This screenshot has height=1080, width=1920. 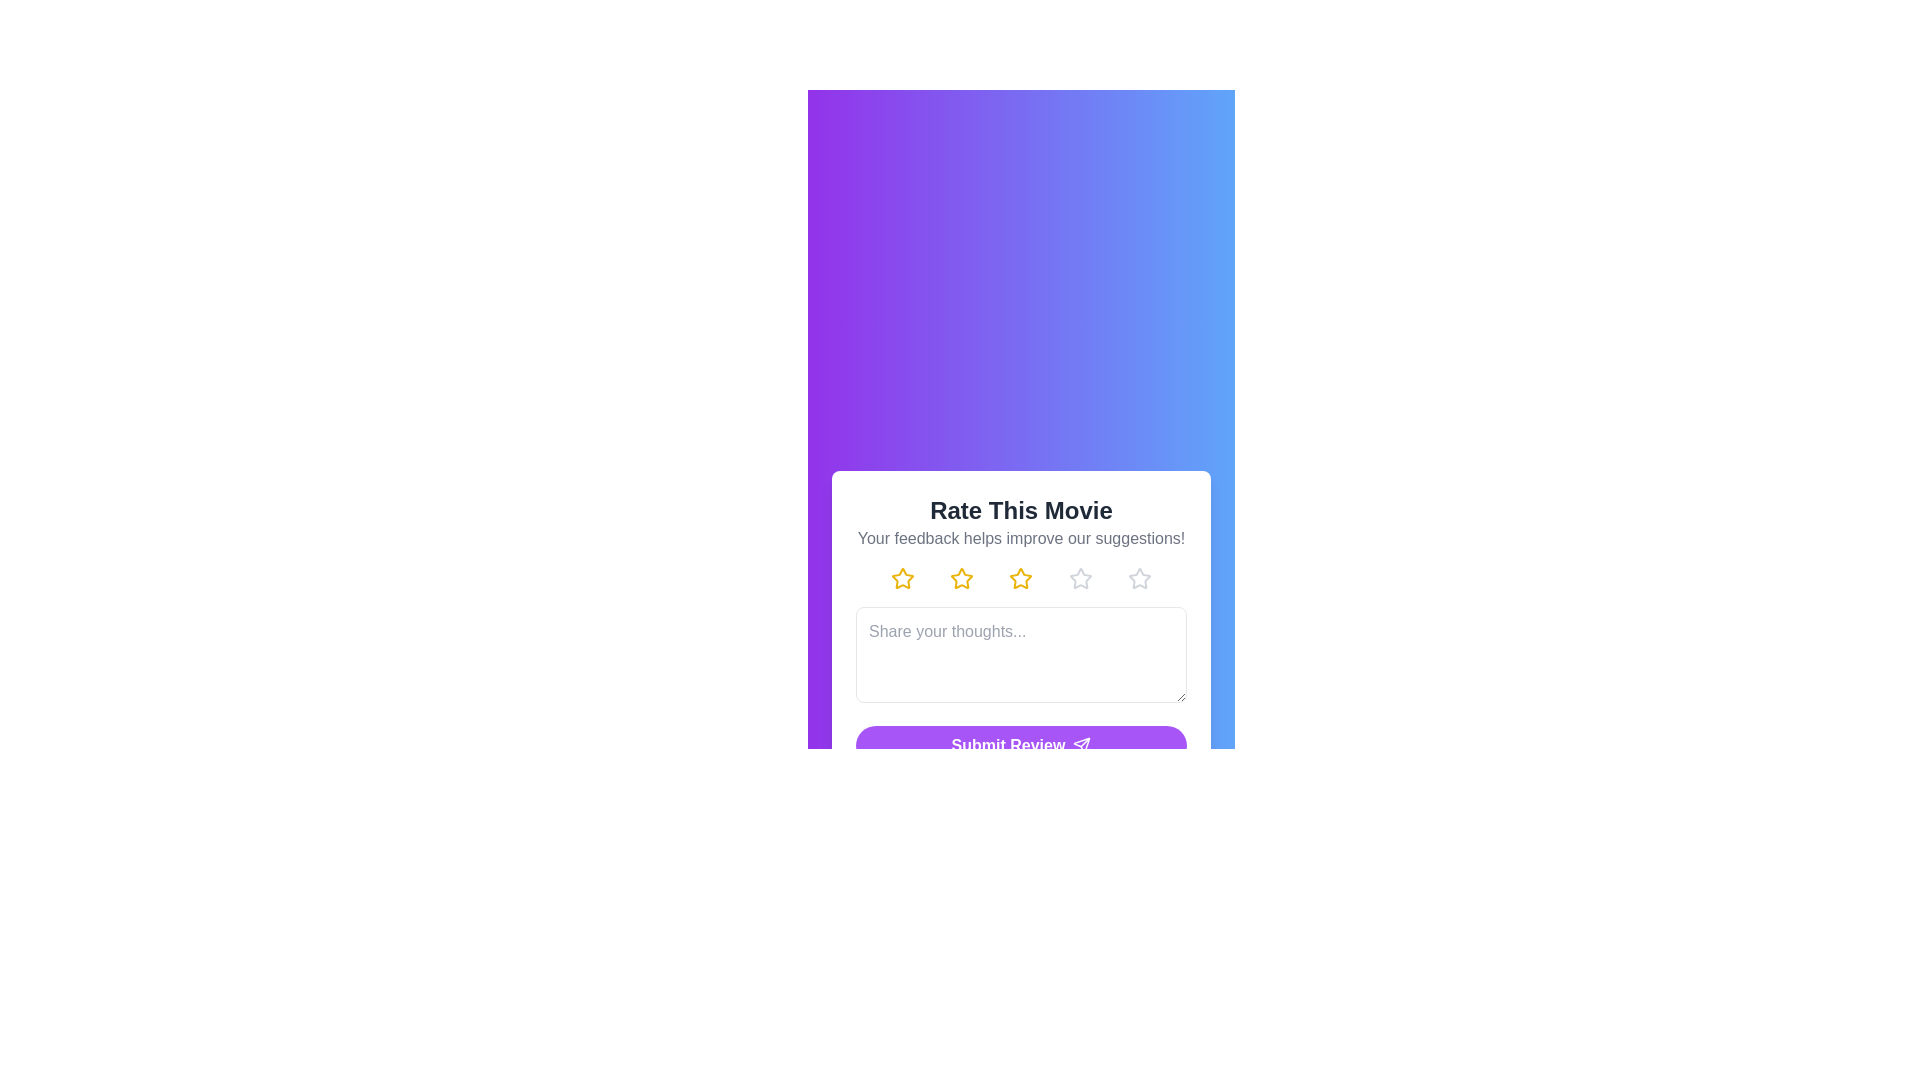 I want to click on the static text display element that shows 'Your feedback helps improve our suggestions!' located below the 'Rate This Movie' title, so click(x=1021, y=537).